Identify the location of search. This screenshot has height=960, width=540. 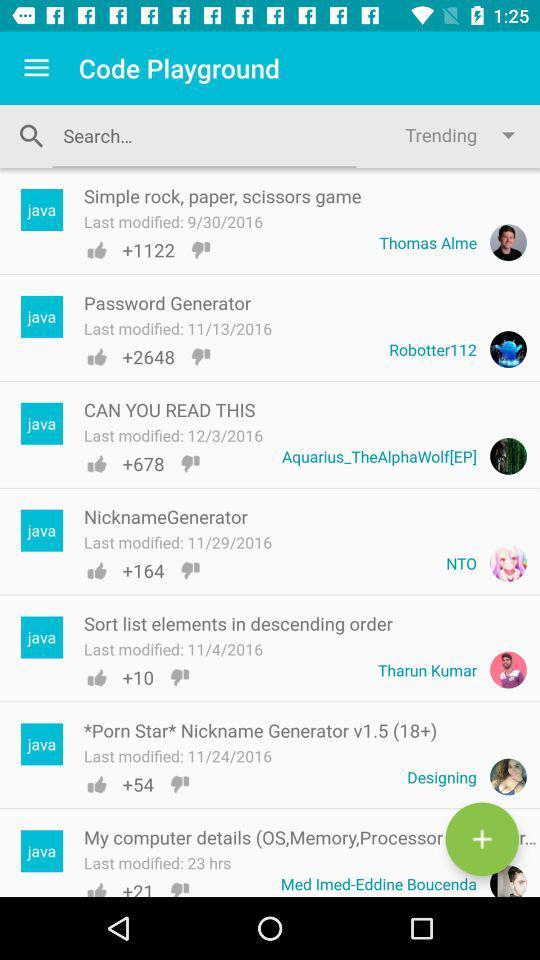
(481, 839).